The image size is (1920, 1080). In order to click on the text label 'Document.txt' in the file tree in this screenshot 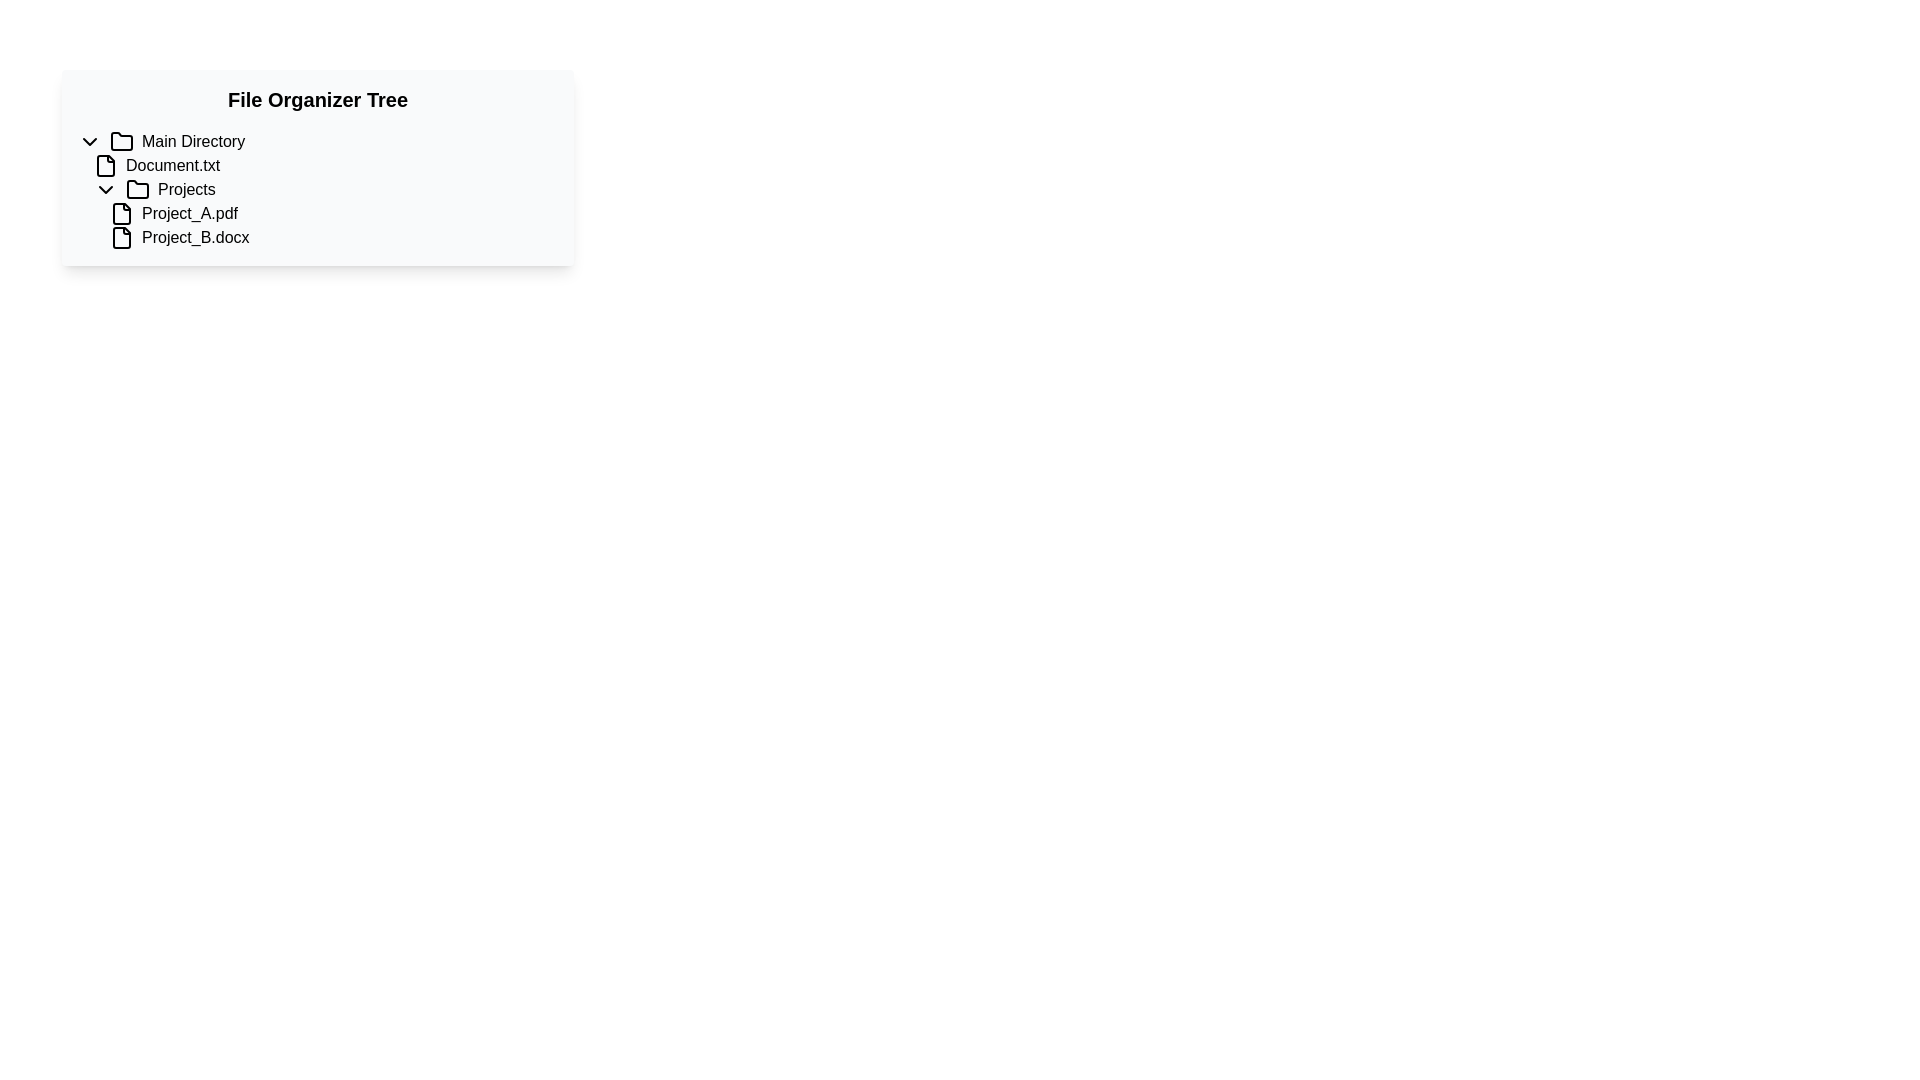, I will do `click(172, 164)`.